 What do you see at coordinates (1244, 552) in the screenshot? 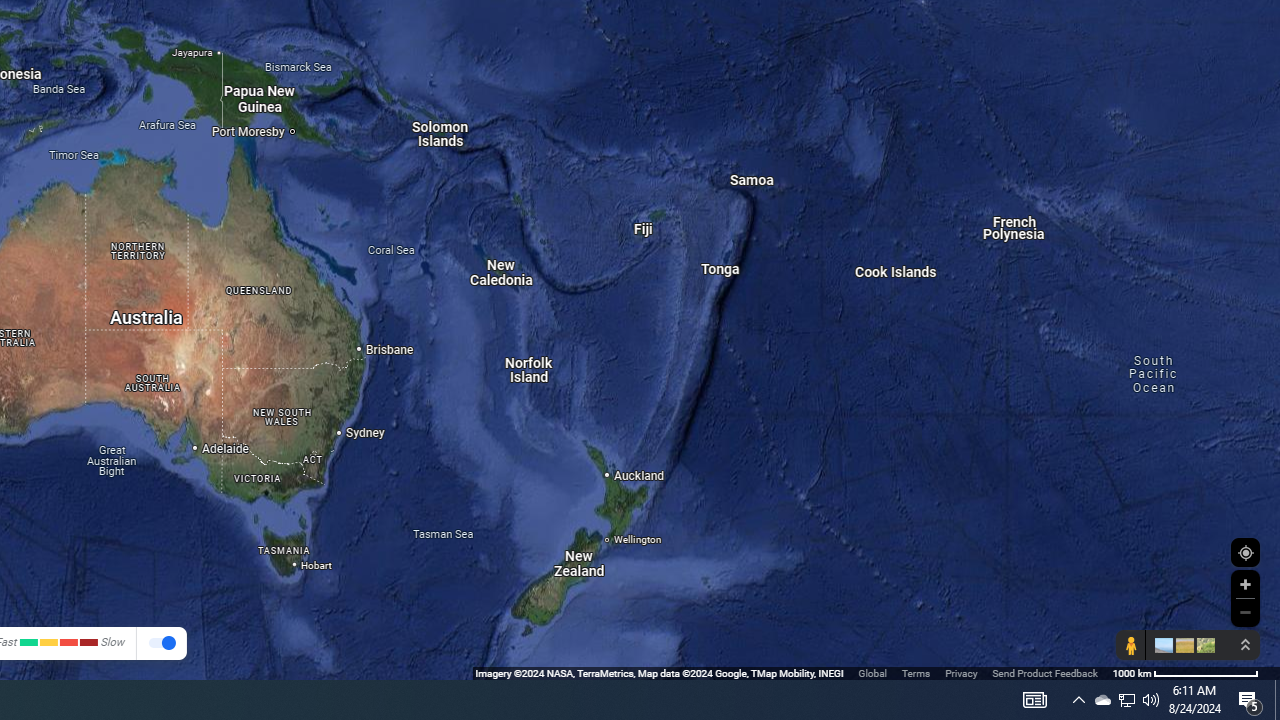
I see `'Show Your Location'` at bounding box center [1244, 552].